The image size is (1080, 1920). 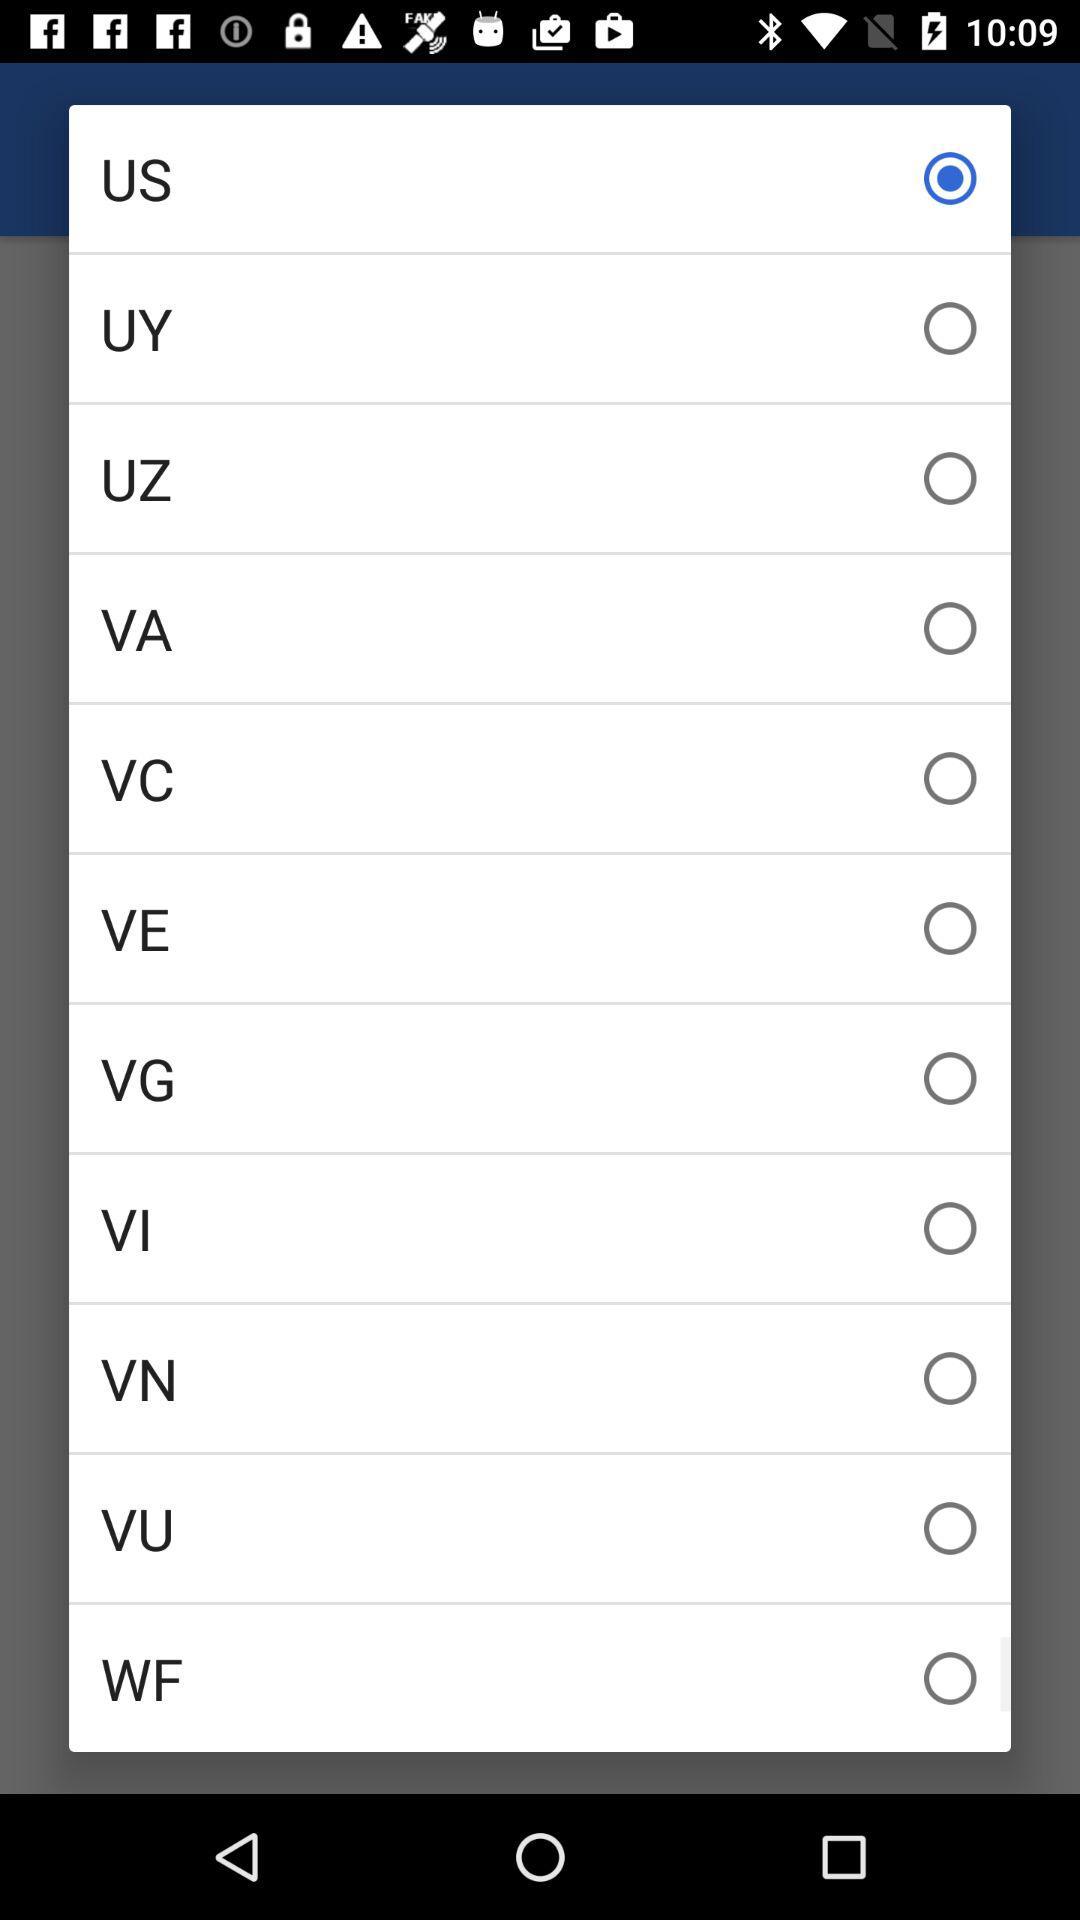 I want to click on the item below va, so click(x=540, y=777).